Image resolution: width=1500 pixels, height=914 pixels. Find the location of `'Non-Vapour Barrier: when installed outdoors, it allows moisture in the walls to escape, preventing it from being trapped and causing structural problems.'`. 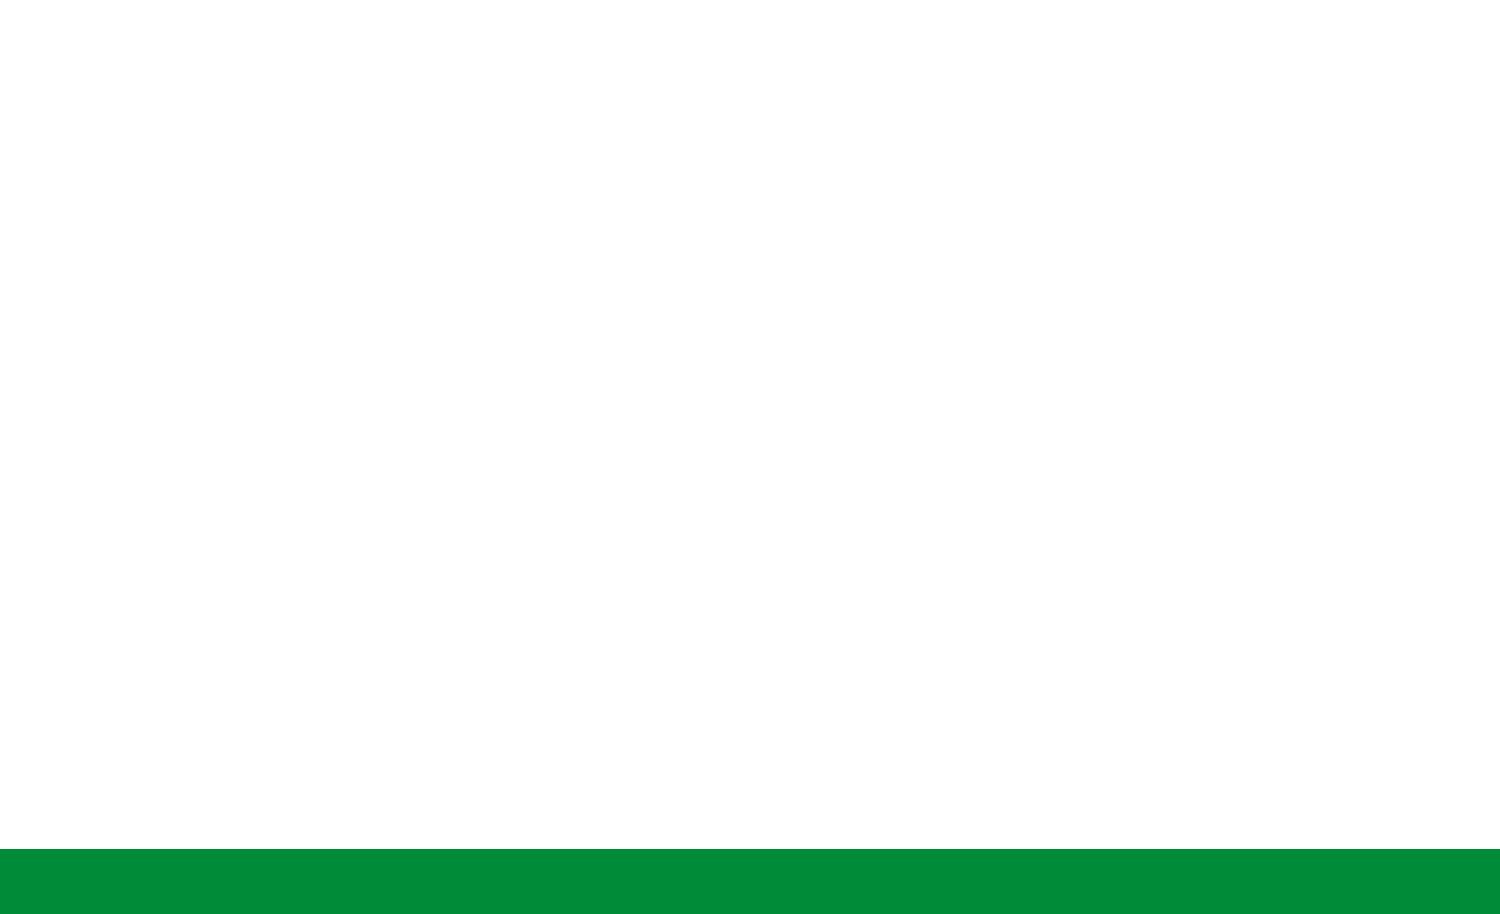

'Non-Vapour Barrier: when installed outdoors, it allows moisture in the walls to escape, preventing it from being trapped and causing structural problems.' is located at coordinates (756, 732).